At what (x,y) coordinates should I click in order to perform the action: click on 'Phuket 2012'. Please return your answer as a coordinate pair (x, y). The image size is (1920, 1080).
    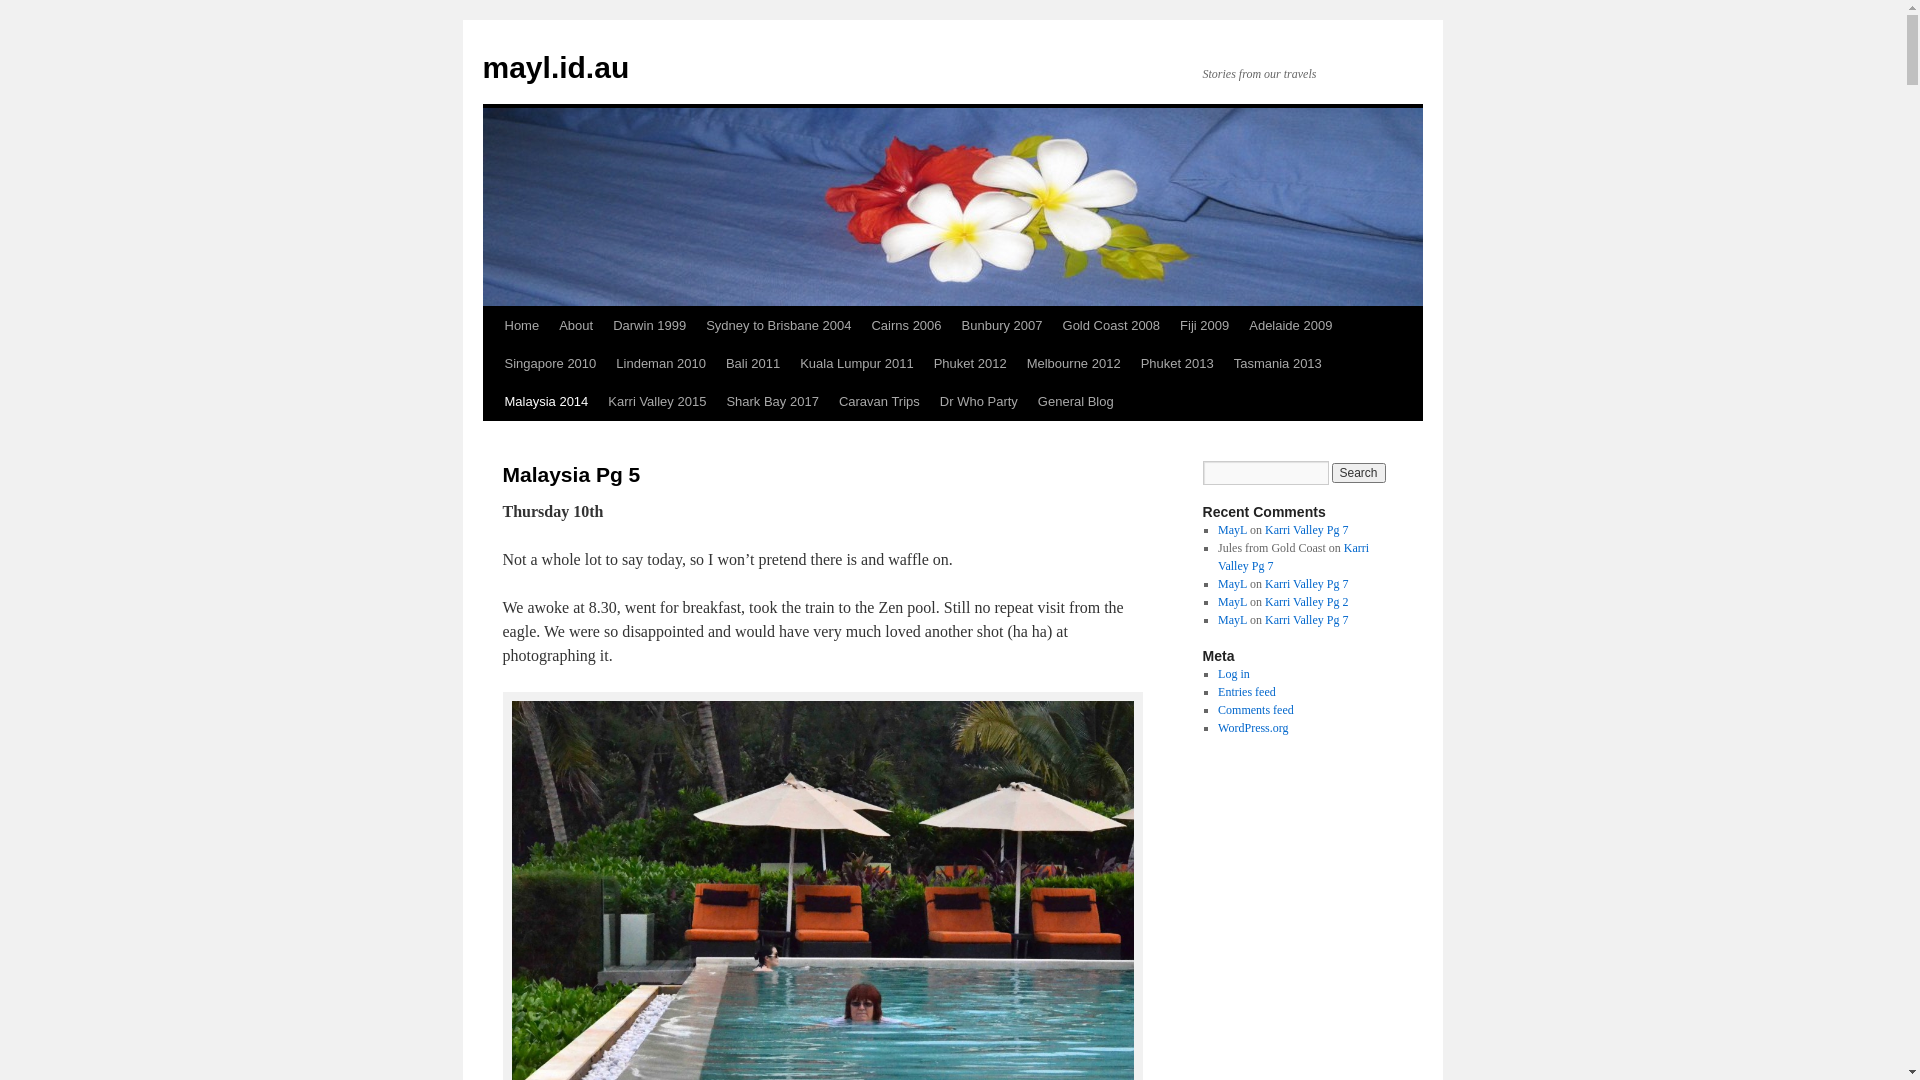
    Looking at the image, I should click on (970, 363).